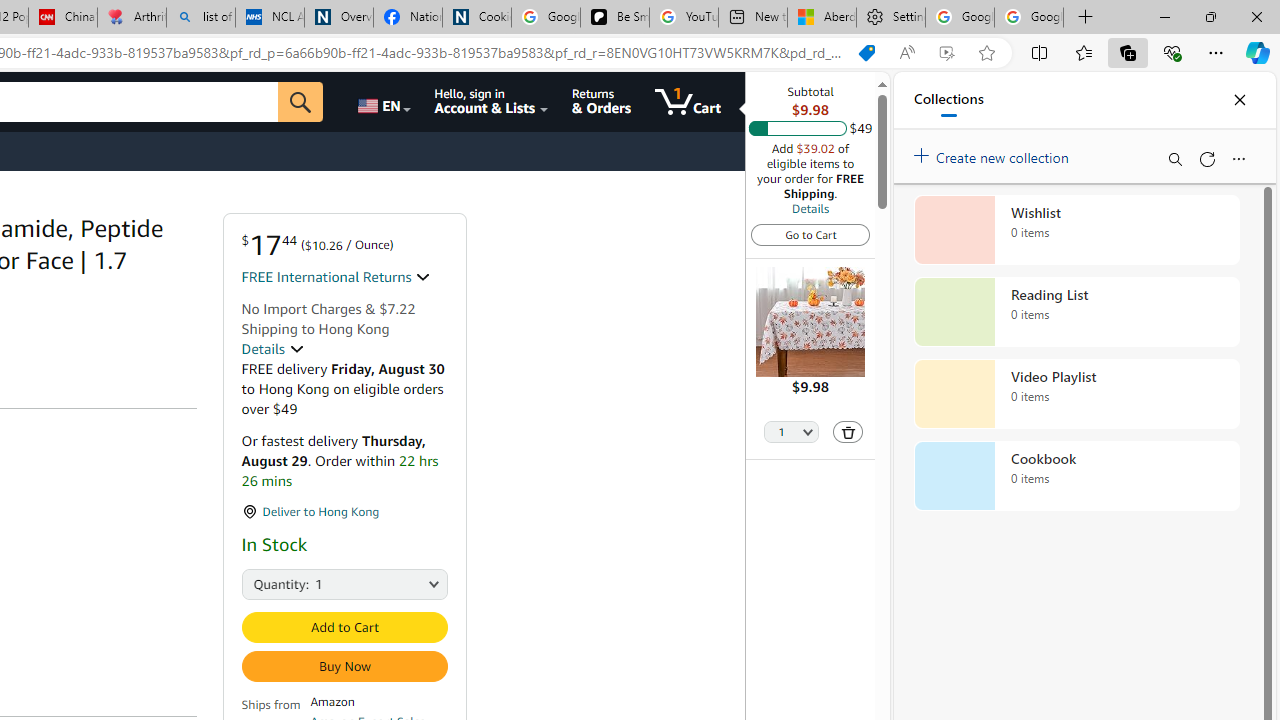  What do you see at coordinates (1076, 229) in the screenshot?
I see `'Wishlist collection, 0 items'` at bounding box center [1076, 229].